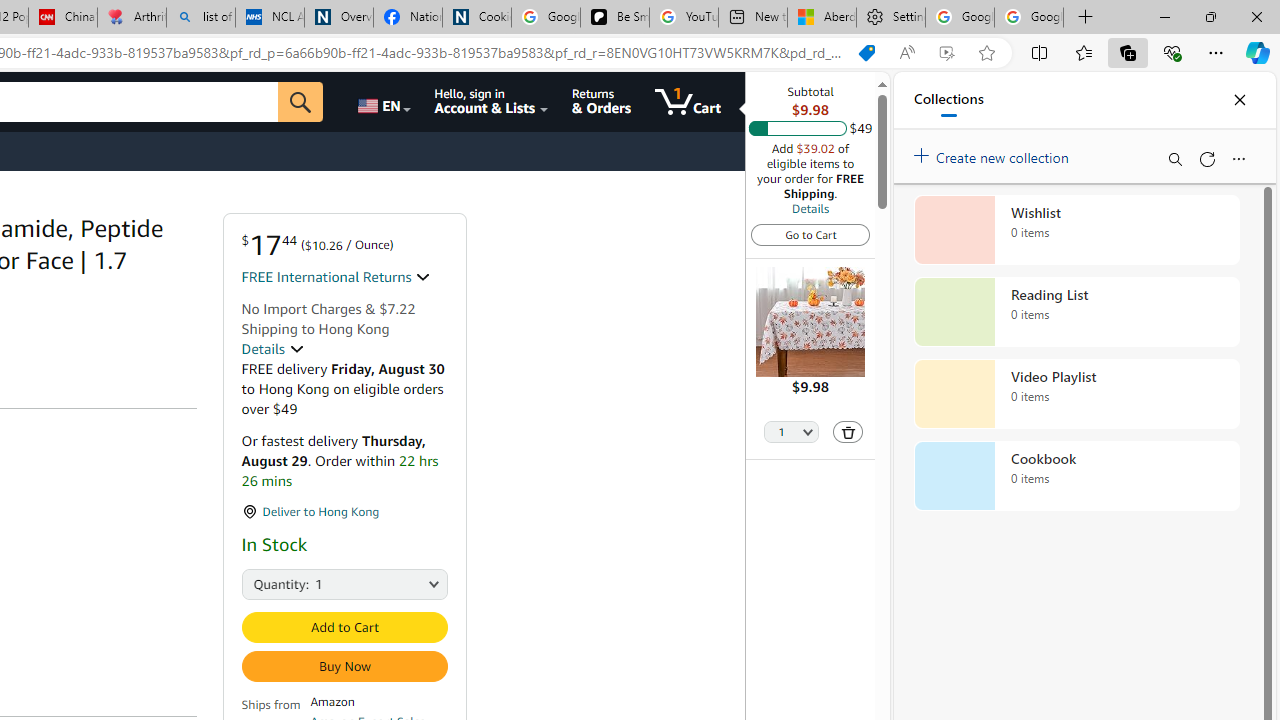  What do you see at coordinates (1076, 229) in the screenshot?
I see `'Wishlist collection, 0 items'` at bounding box center [1076, 229].